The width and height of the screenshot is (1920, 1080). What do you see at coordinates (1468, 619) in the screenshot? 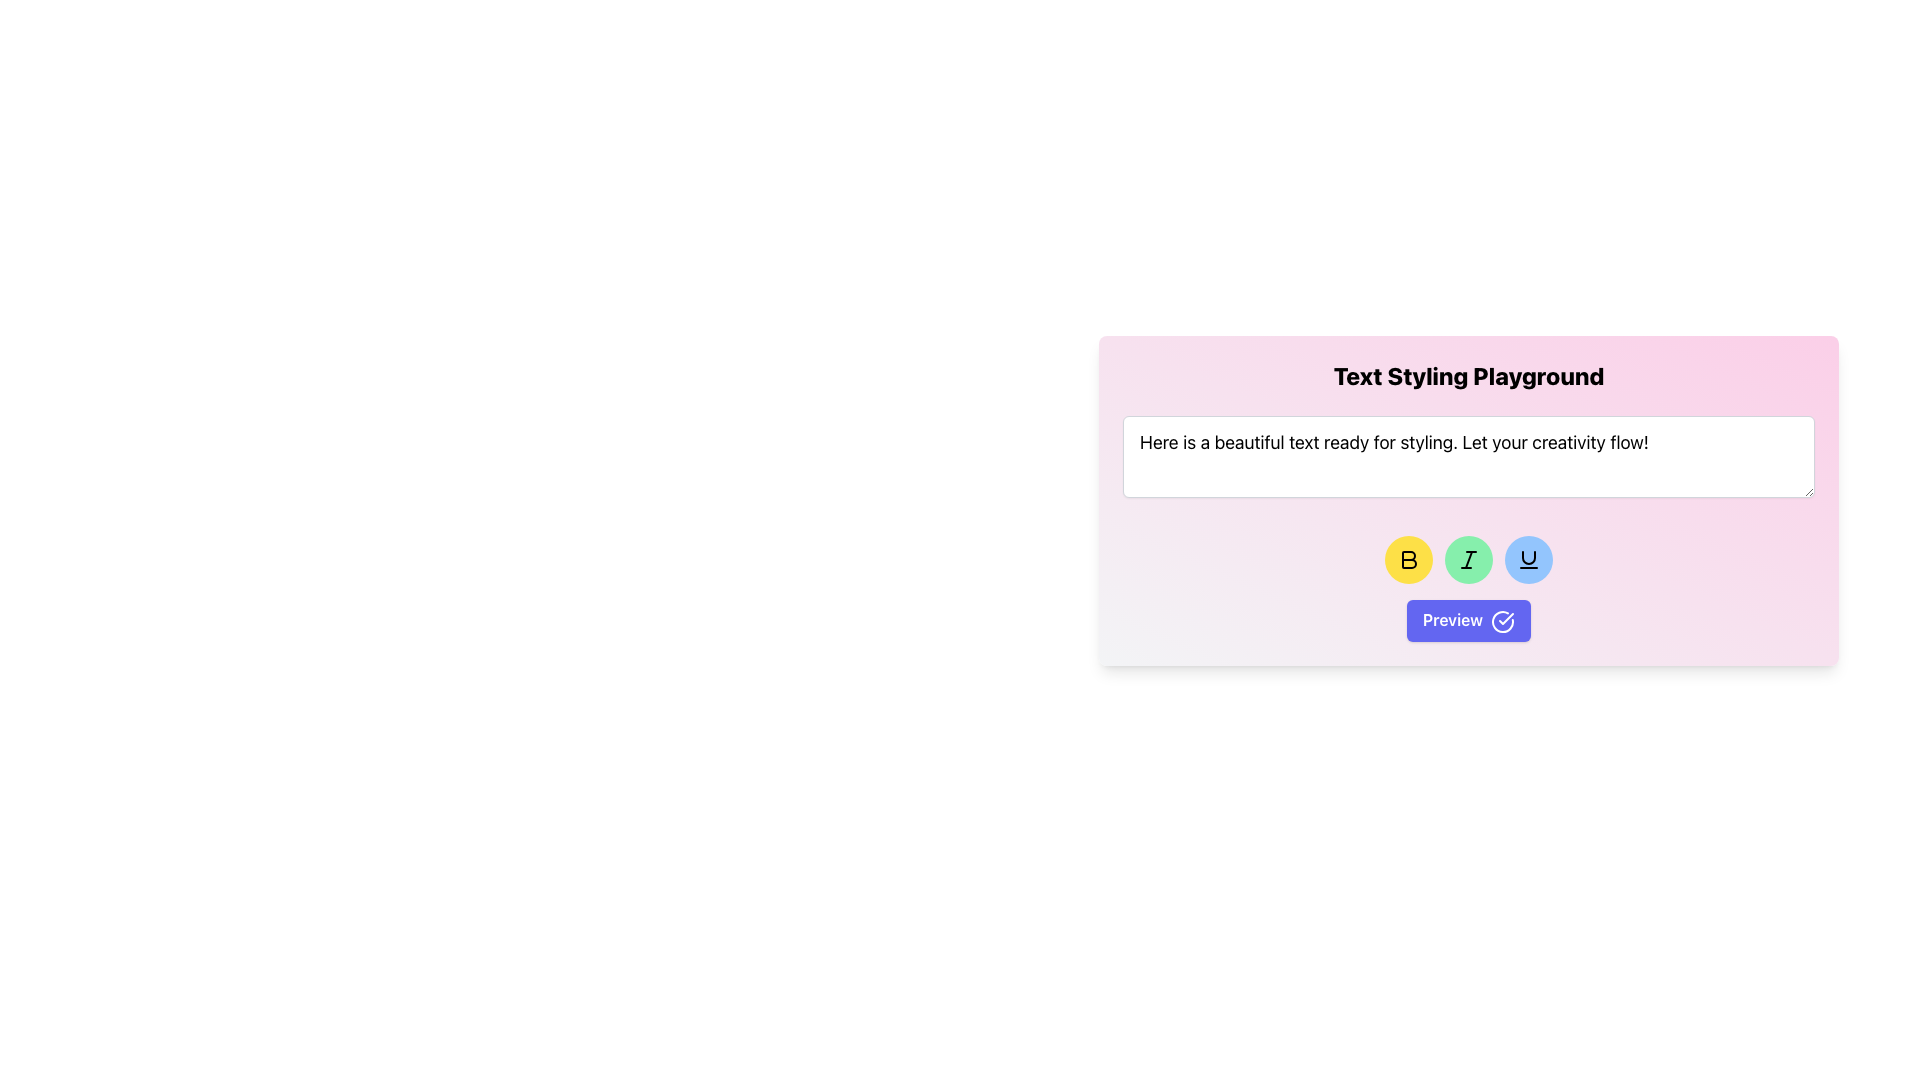
I see `the 'Preview' button with a purple background and white text to observe the visual hover effect` at bounding box center [1468, 619].